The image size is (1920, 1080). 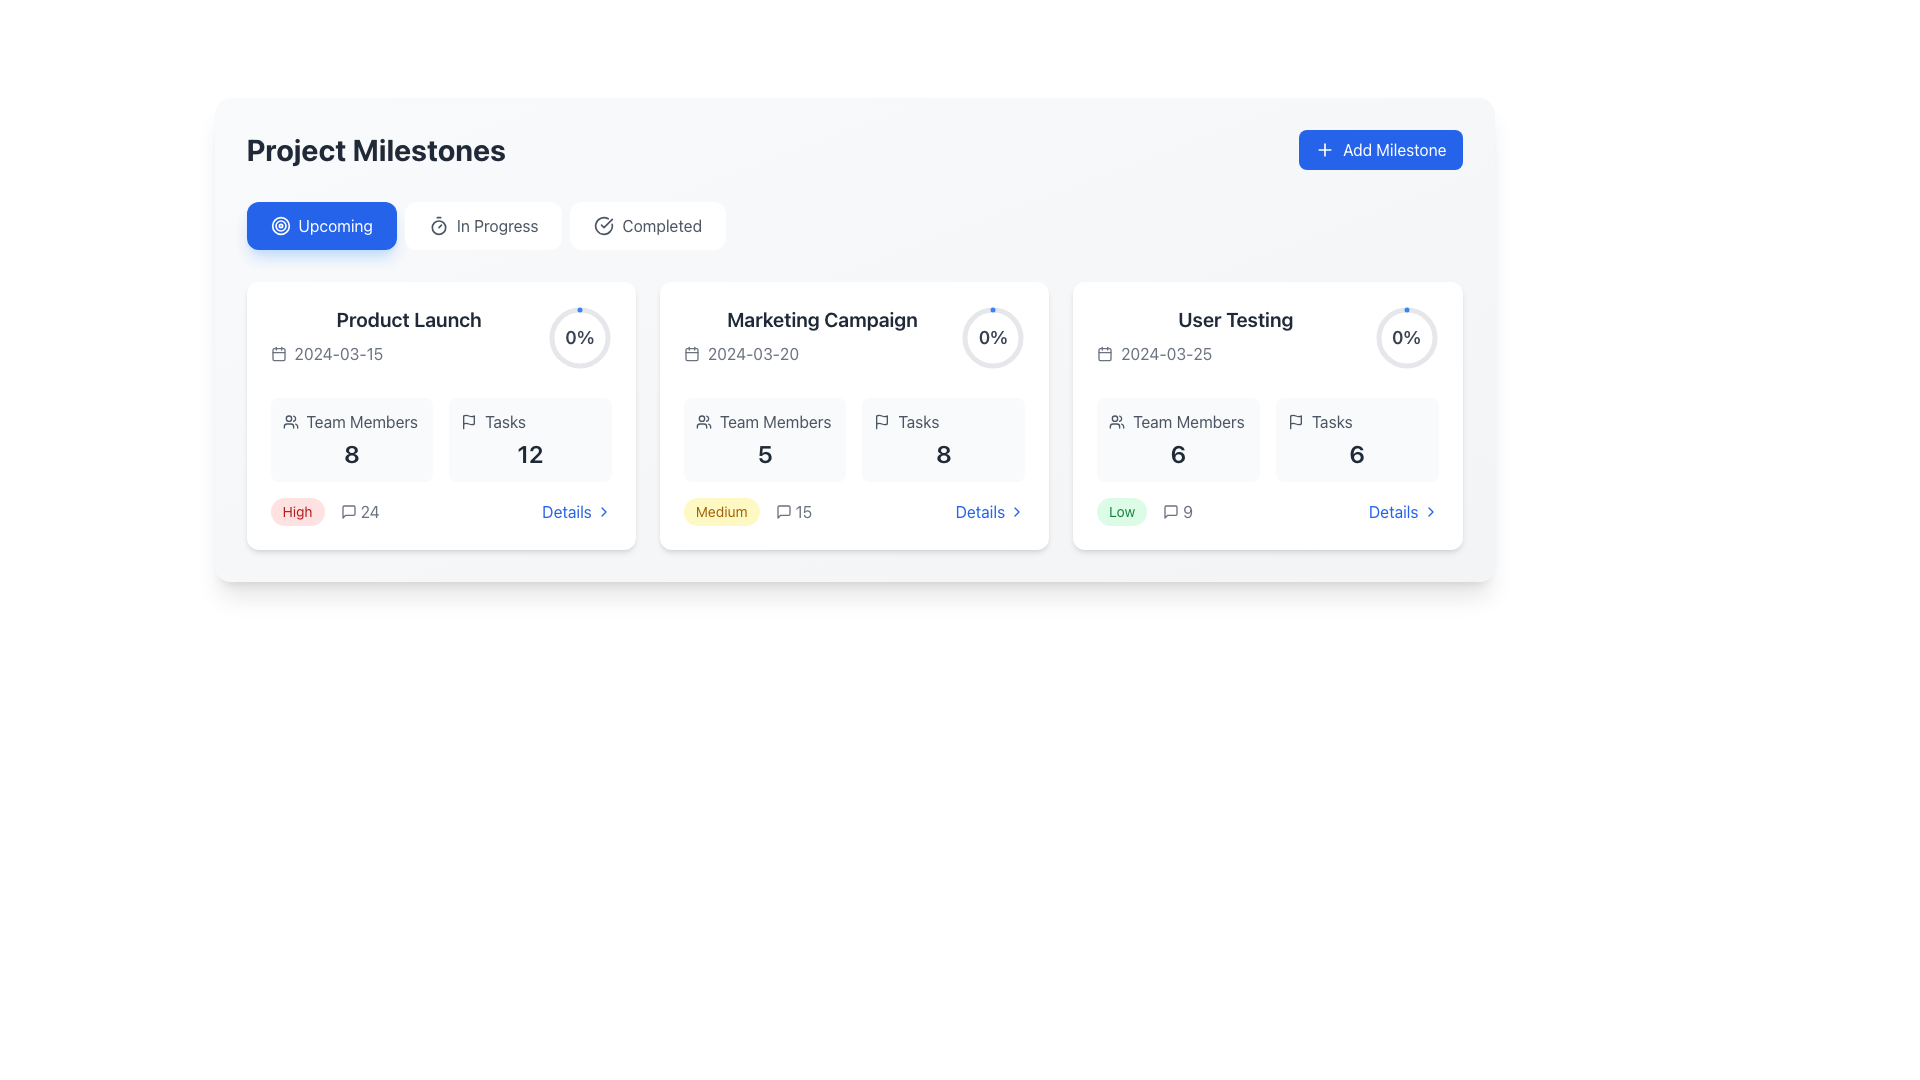 What do you see at coordinates (408, 353) in the screenshot?
I see `the date label associated with the 'Product Launch' milestone, which is located below the 'Product Launch' title and to the left of the circular percentage indicator` at bounding box center [408, 353].